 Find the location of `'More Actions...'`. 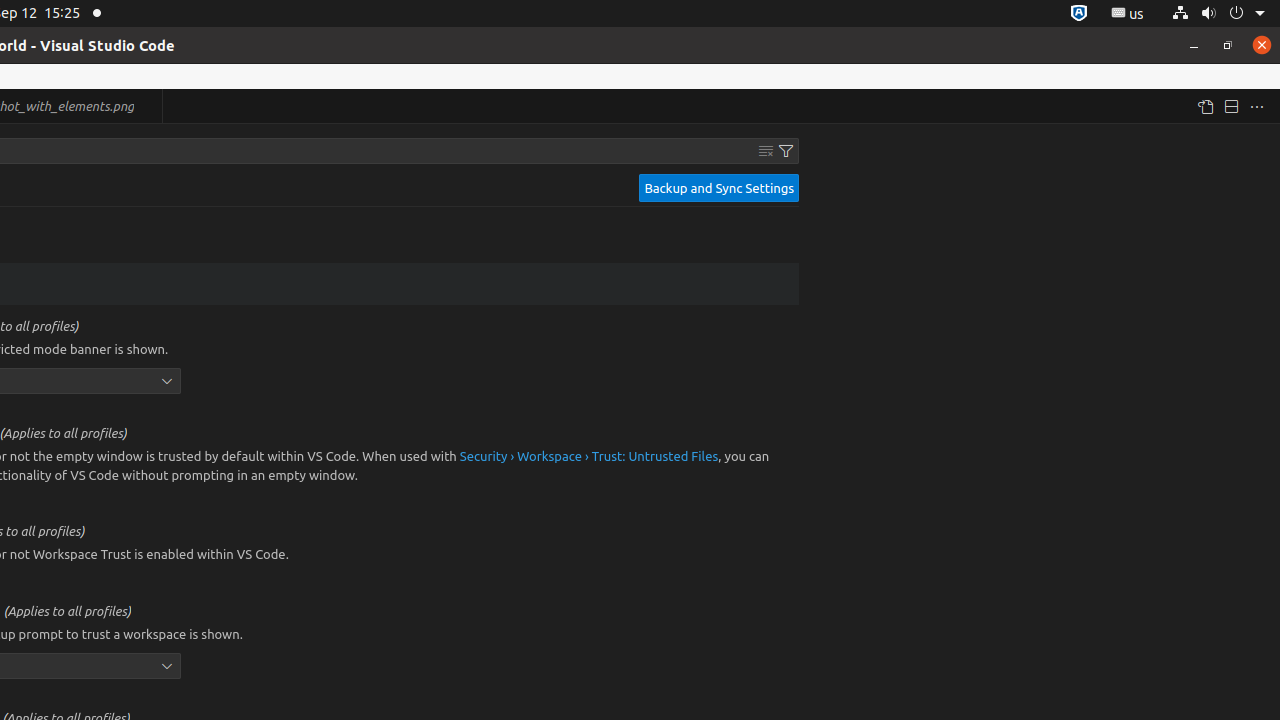

'More Actions...' is located at coordinates (1255, 106).